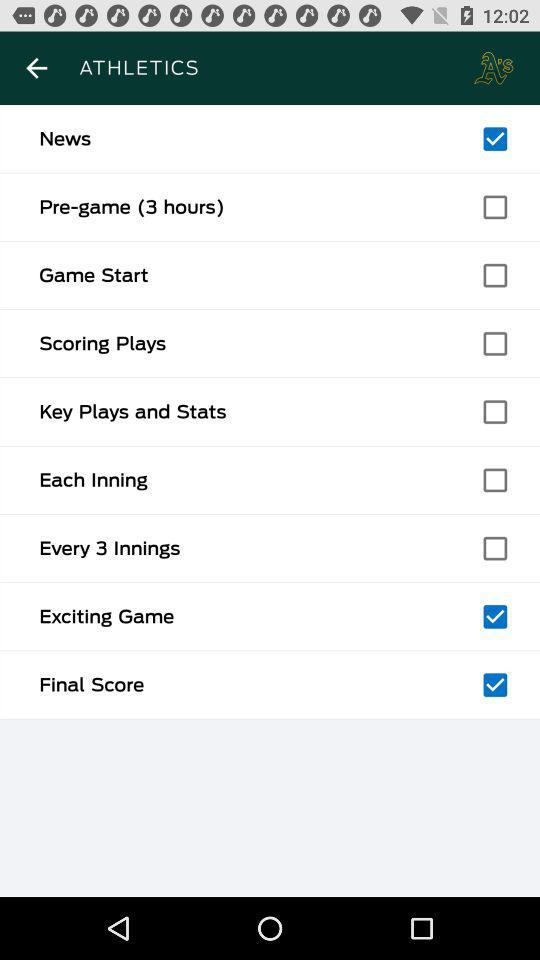  I want to click on option, so click(494, 411).